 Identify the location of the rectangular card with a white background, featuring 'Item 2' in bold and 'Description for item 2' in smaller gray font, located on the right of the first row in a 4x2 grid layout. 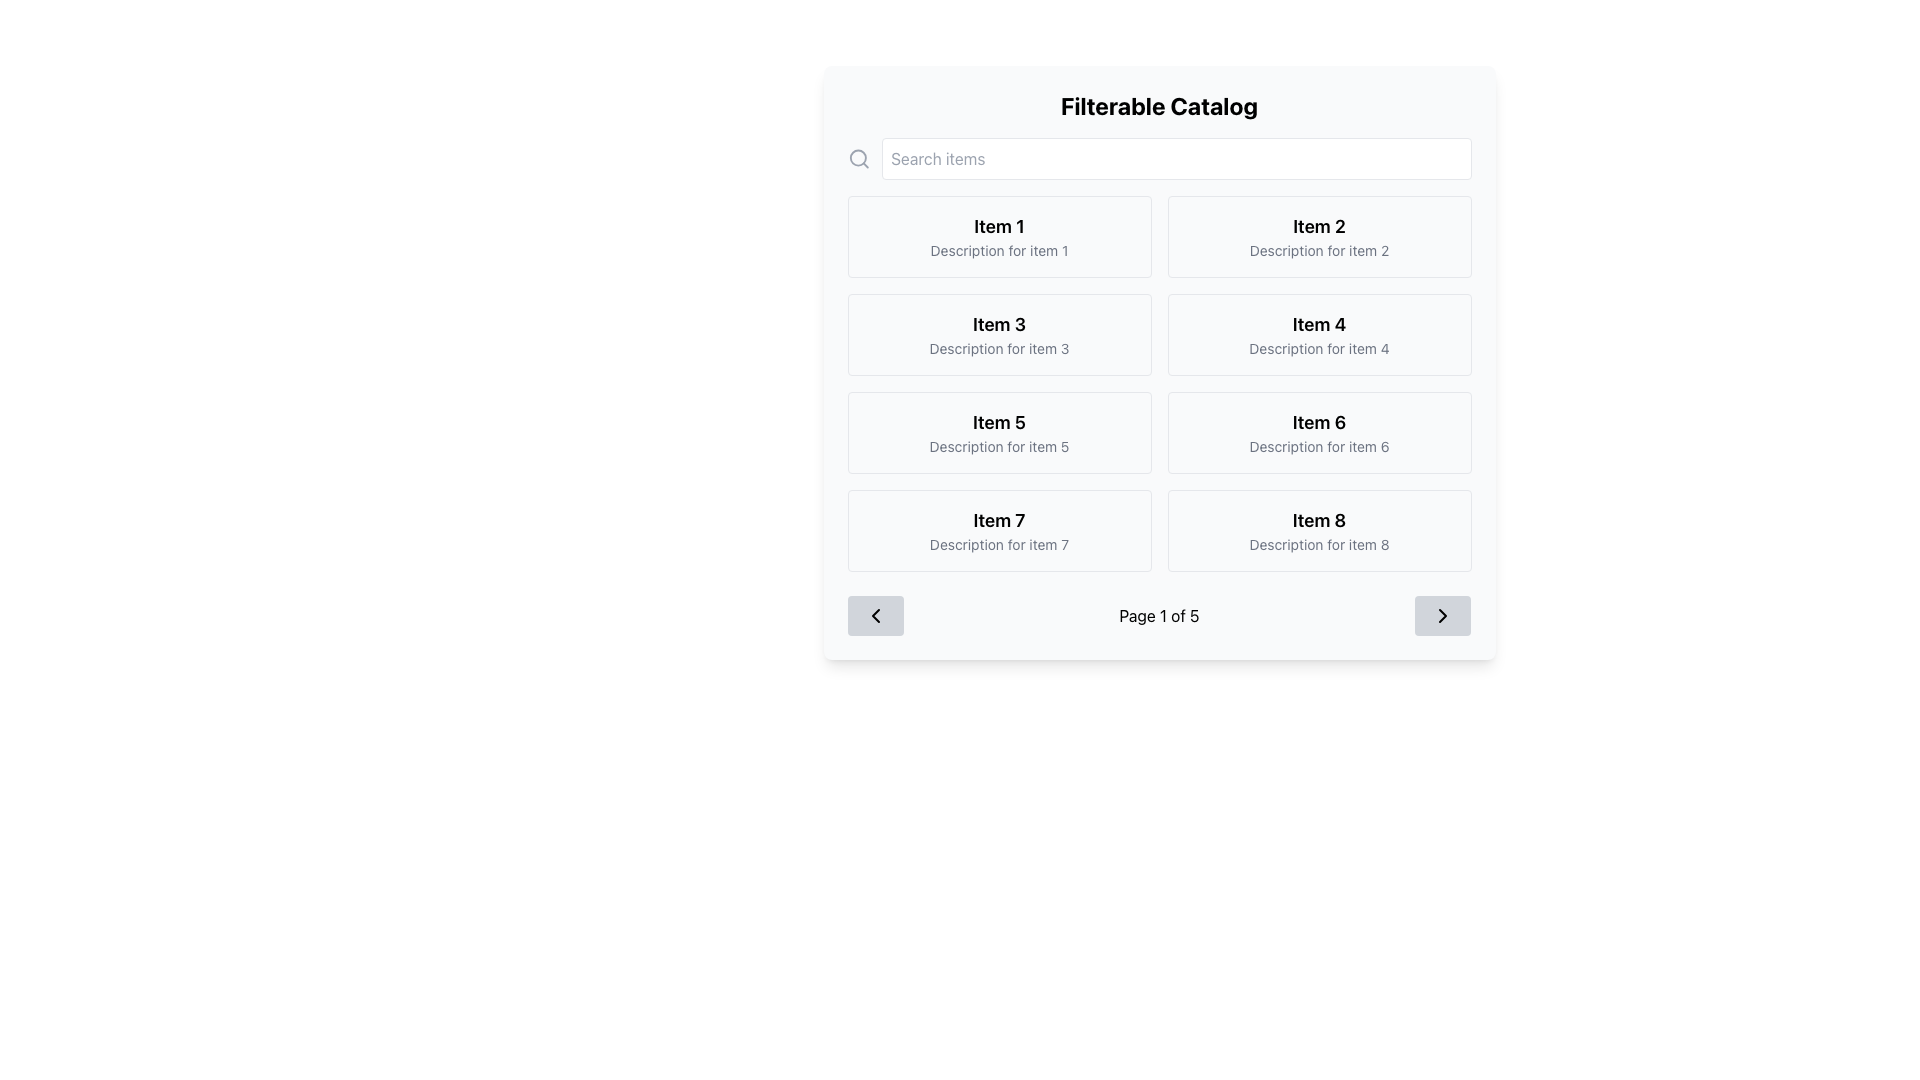
(1319, 235).